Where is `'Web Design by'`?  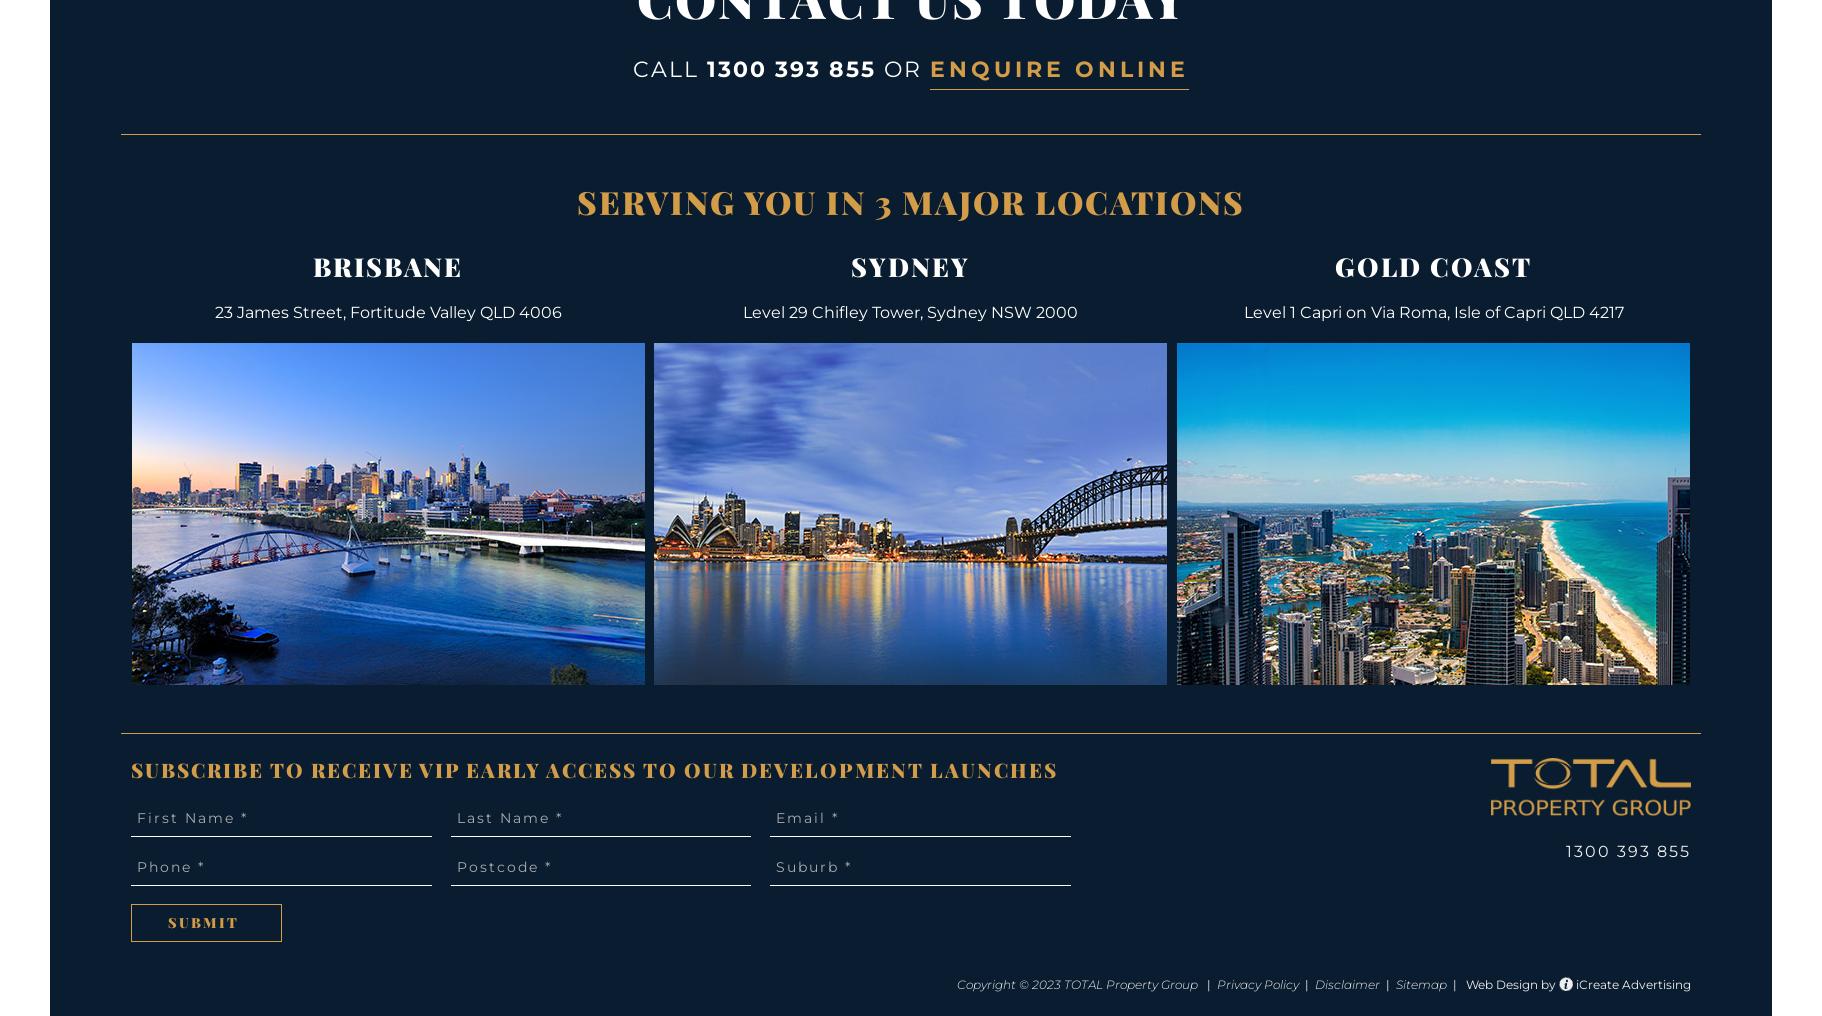 'Web Design by' is located at coordinates (1510, 984).